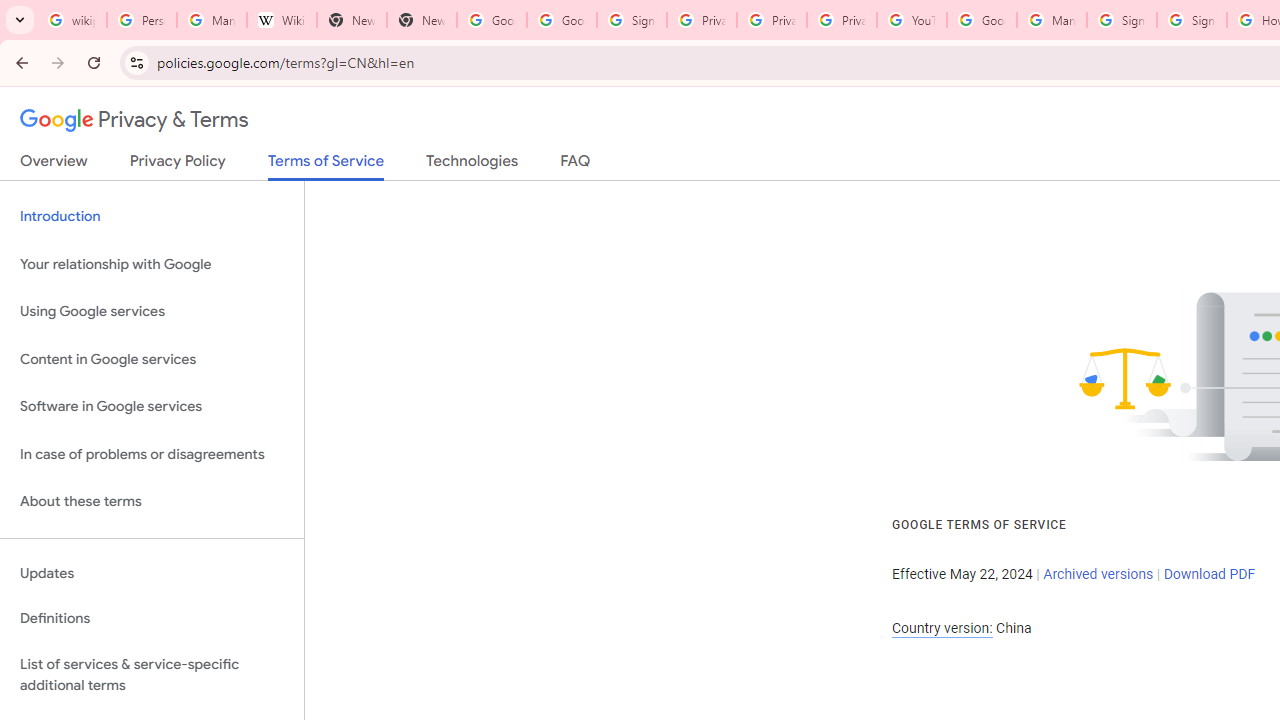 The height and width of the screenshot is (720, 1280). Describe the element at coordinates (134, 120) in the screenshot. I see `'Privacy & Terms'` at that location.